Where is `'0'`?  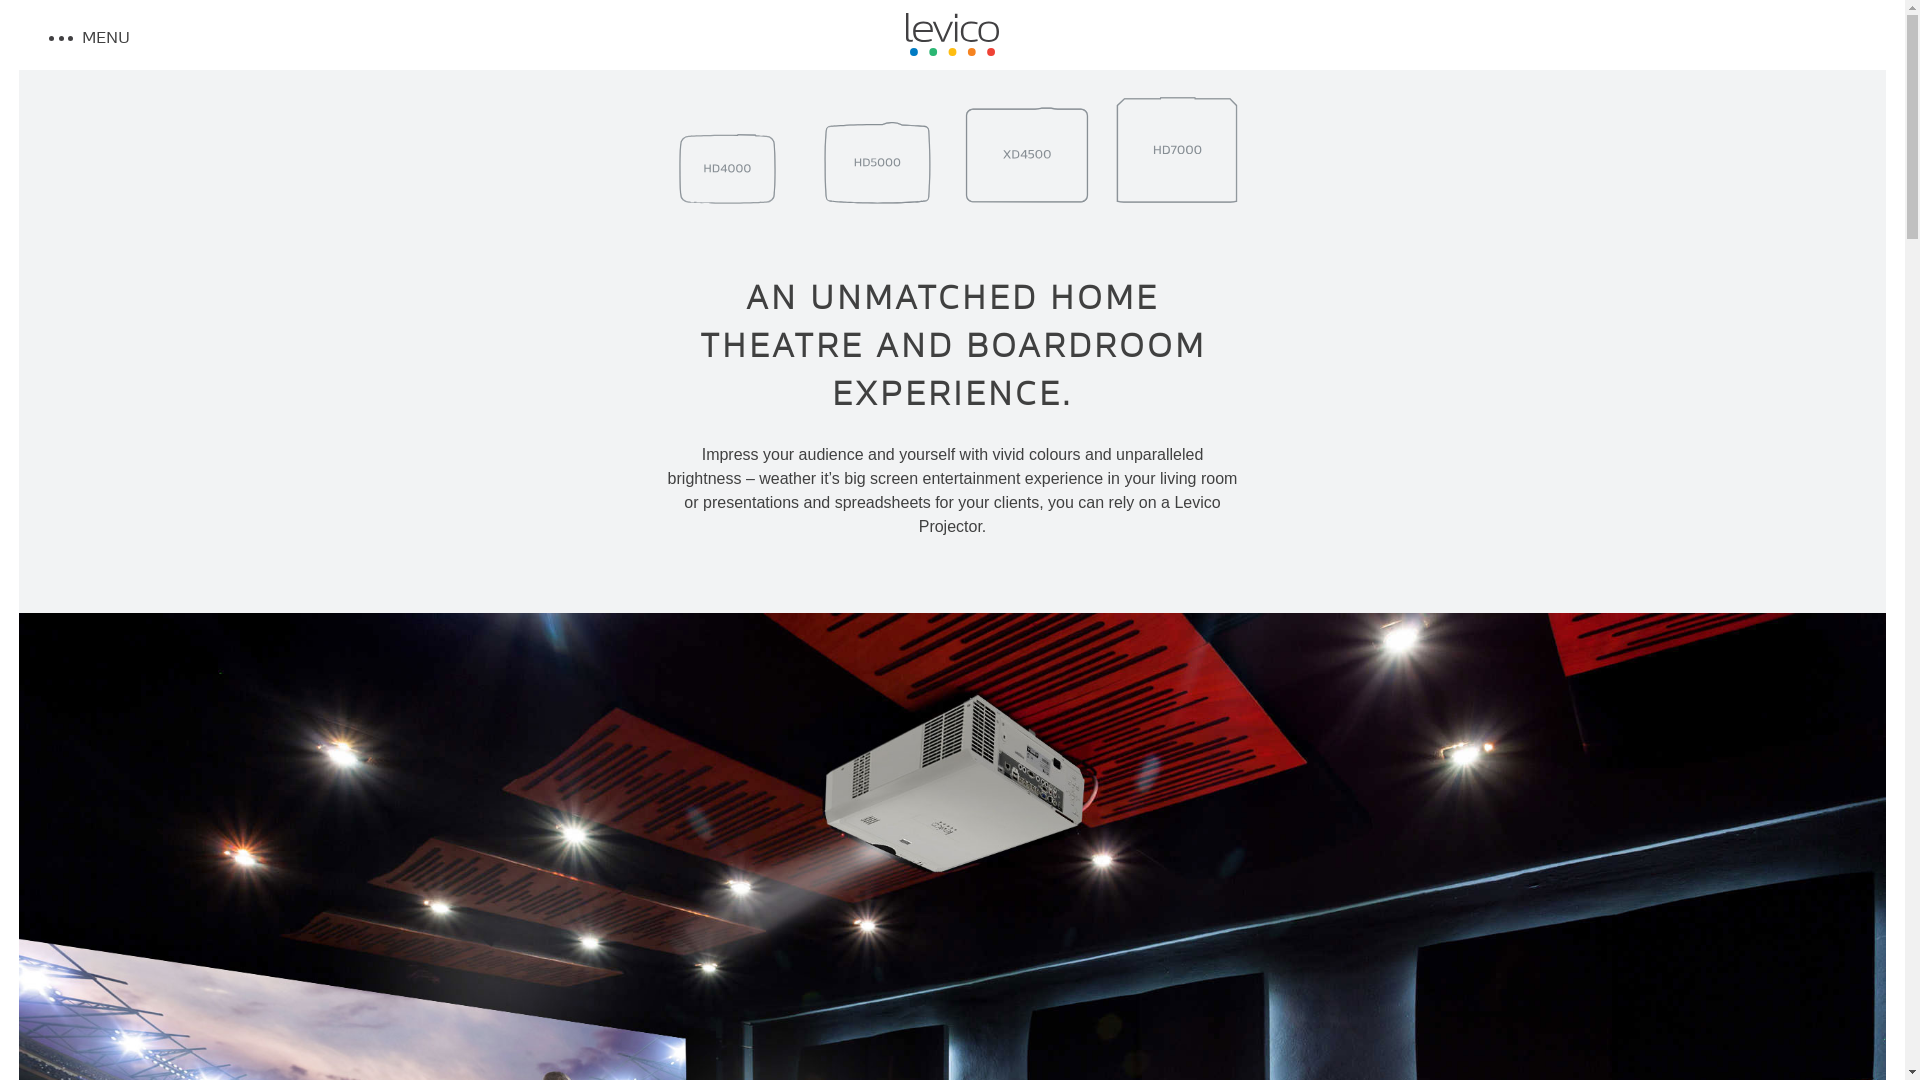
'0' is located at coordinates (725, 155).